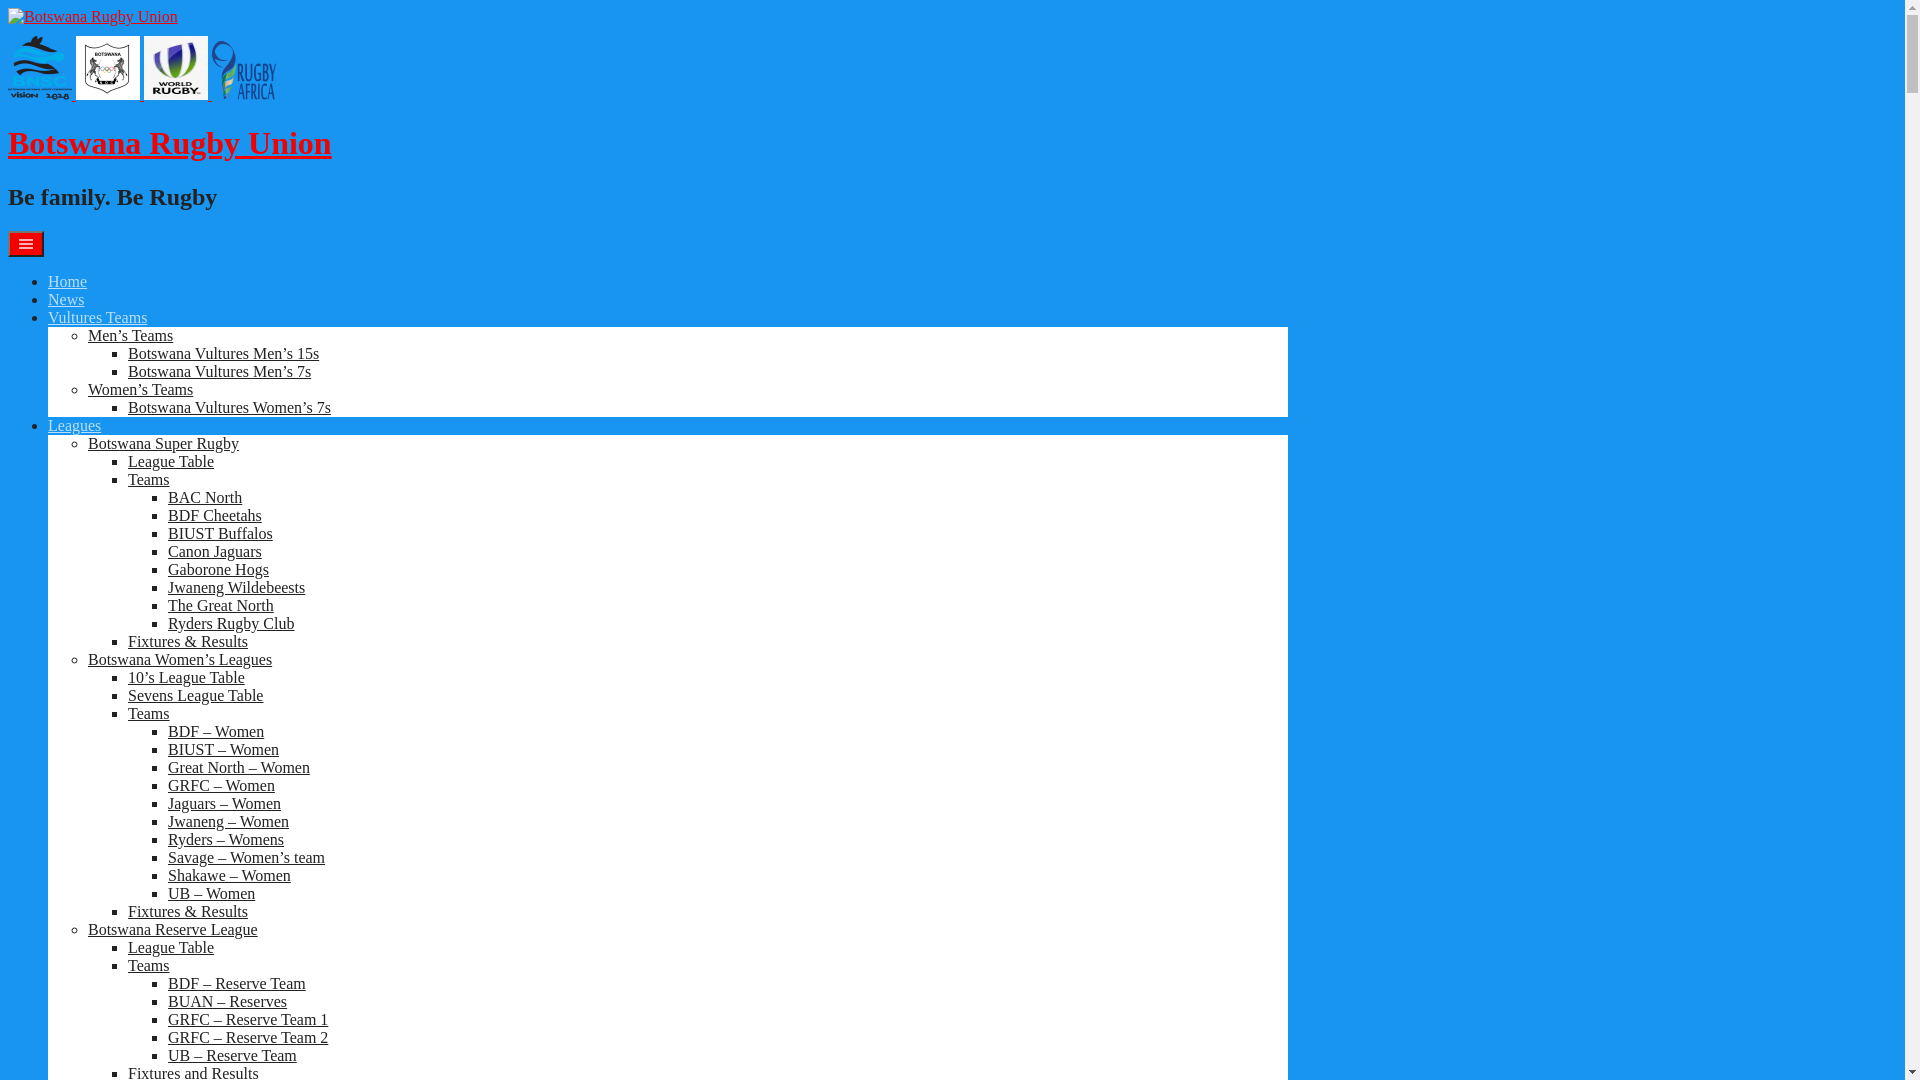  I want to click on 'News', so click(66, 299).